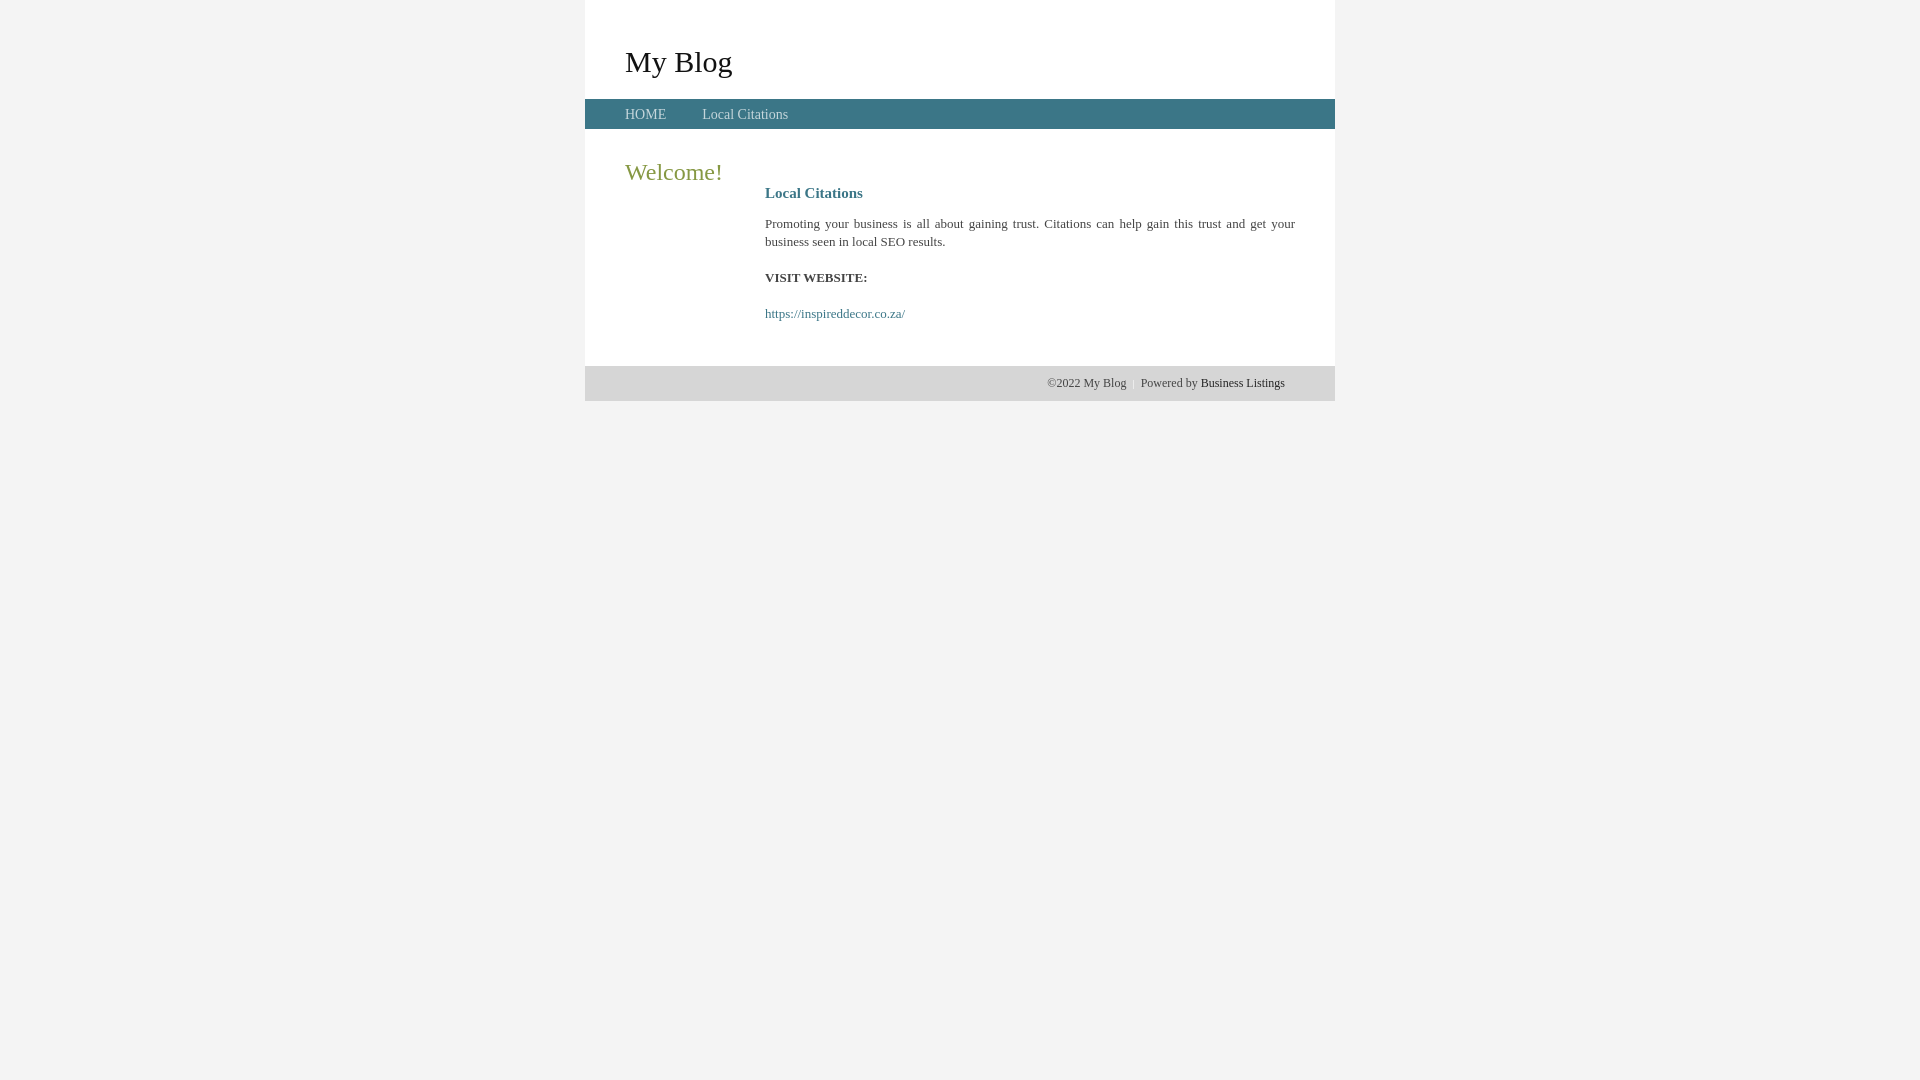 The width and height of the screenshot is (1920, 1080). What do you see at coordinates (835, 313) in the screenshot?
I see `'https://inspireddecor.co.za/'` at bounding box center [835, 313].